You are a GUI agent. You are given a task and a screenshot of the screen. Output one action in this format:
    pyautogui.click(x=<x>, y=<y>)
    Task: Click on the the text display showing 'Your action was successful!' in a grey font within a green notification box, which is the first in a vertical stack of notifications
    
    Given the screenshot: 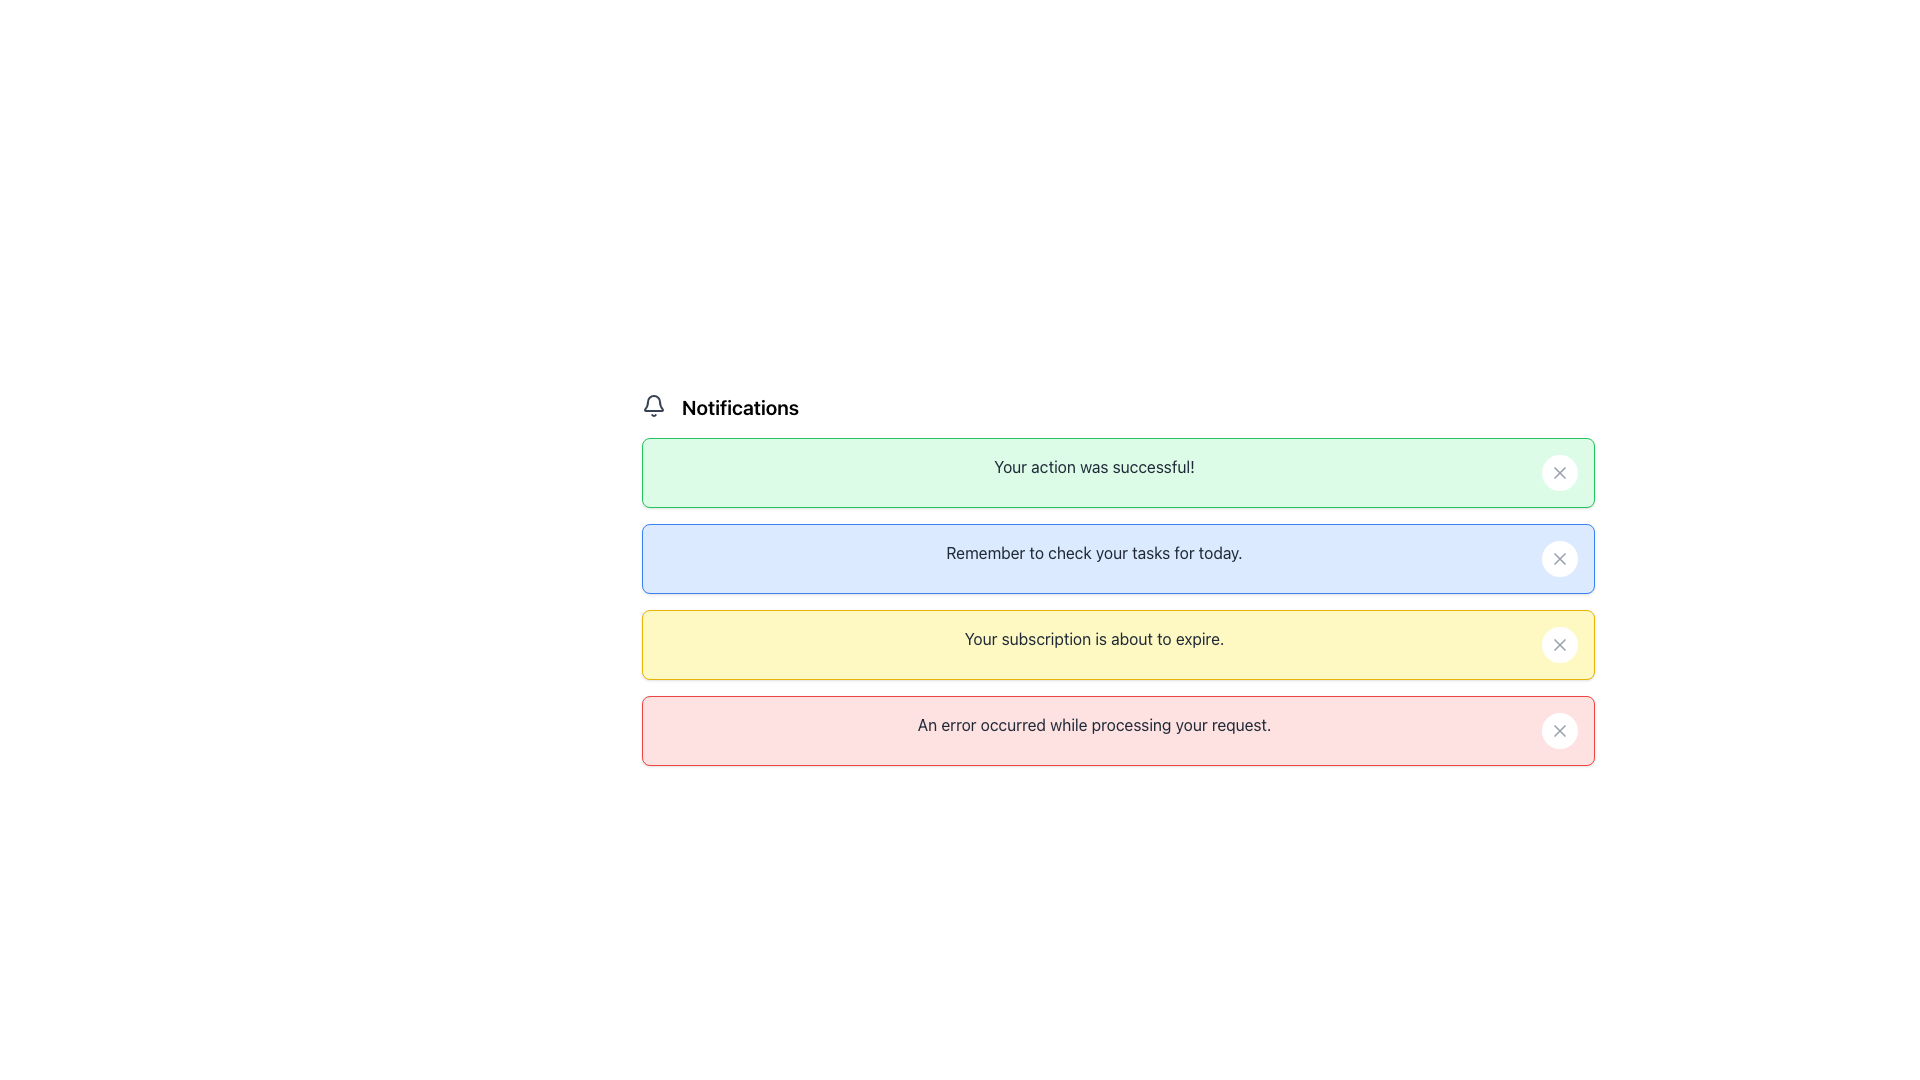 What is the action you would take?
    pyautogui.click(x=1093, y=466)
    